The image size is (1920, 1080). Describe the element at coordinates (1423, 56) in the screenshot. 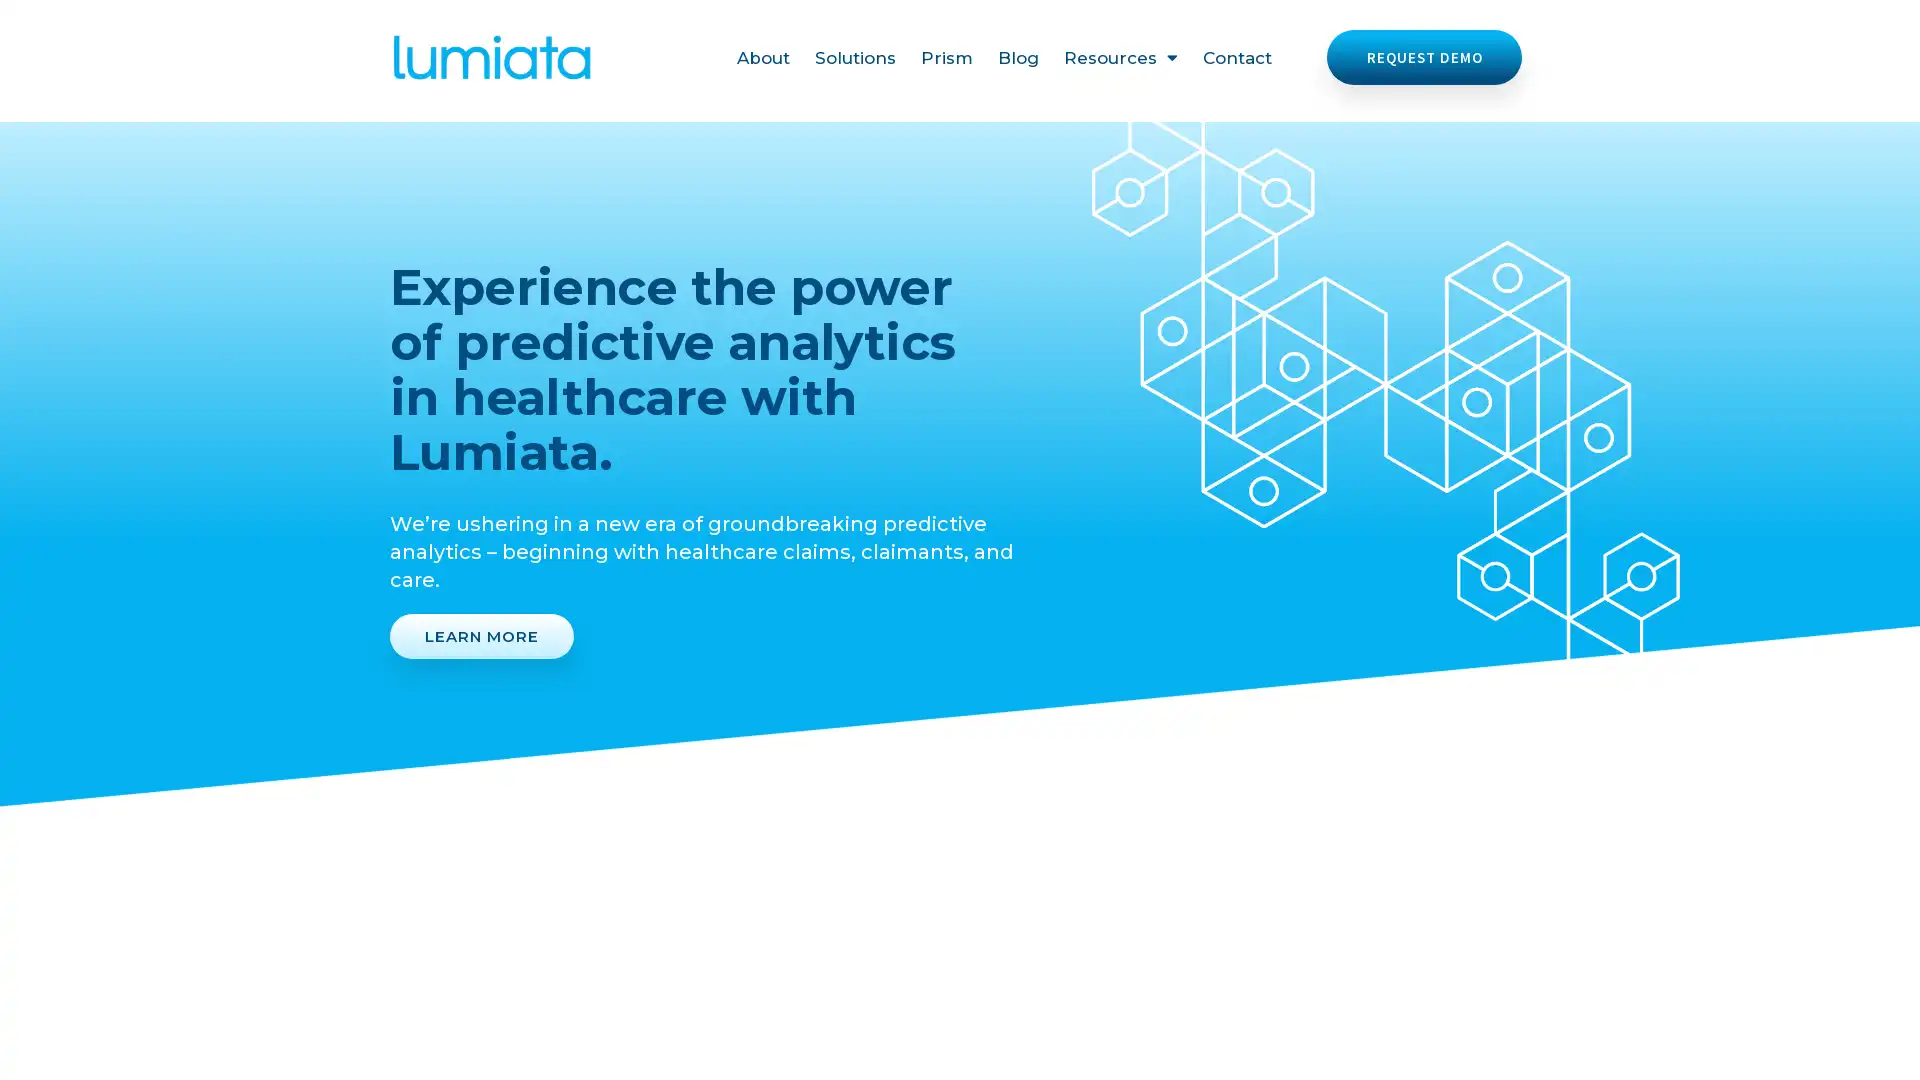

I see `REQUEST DEMO` at that location.